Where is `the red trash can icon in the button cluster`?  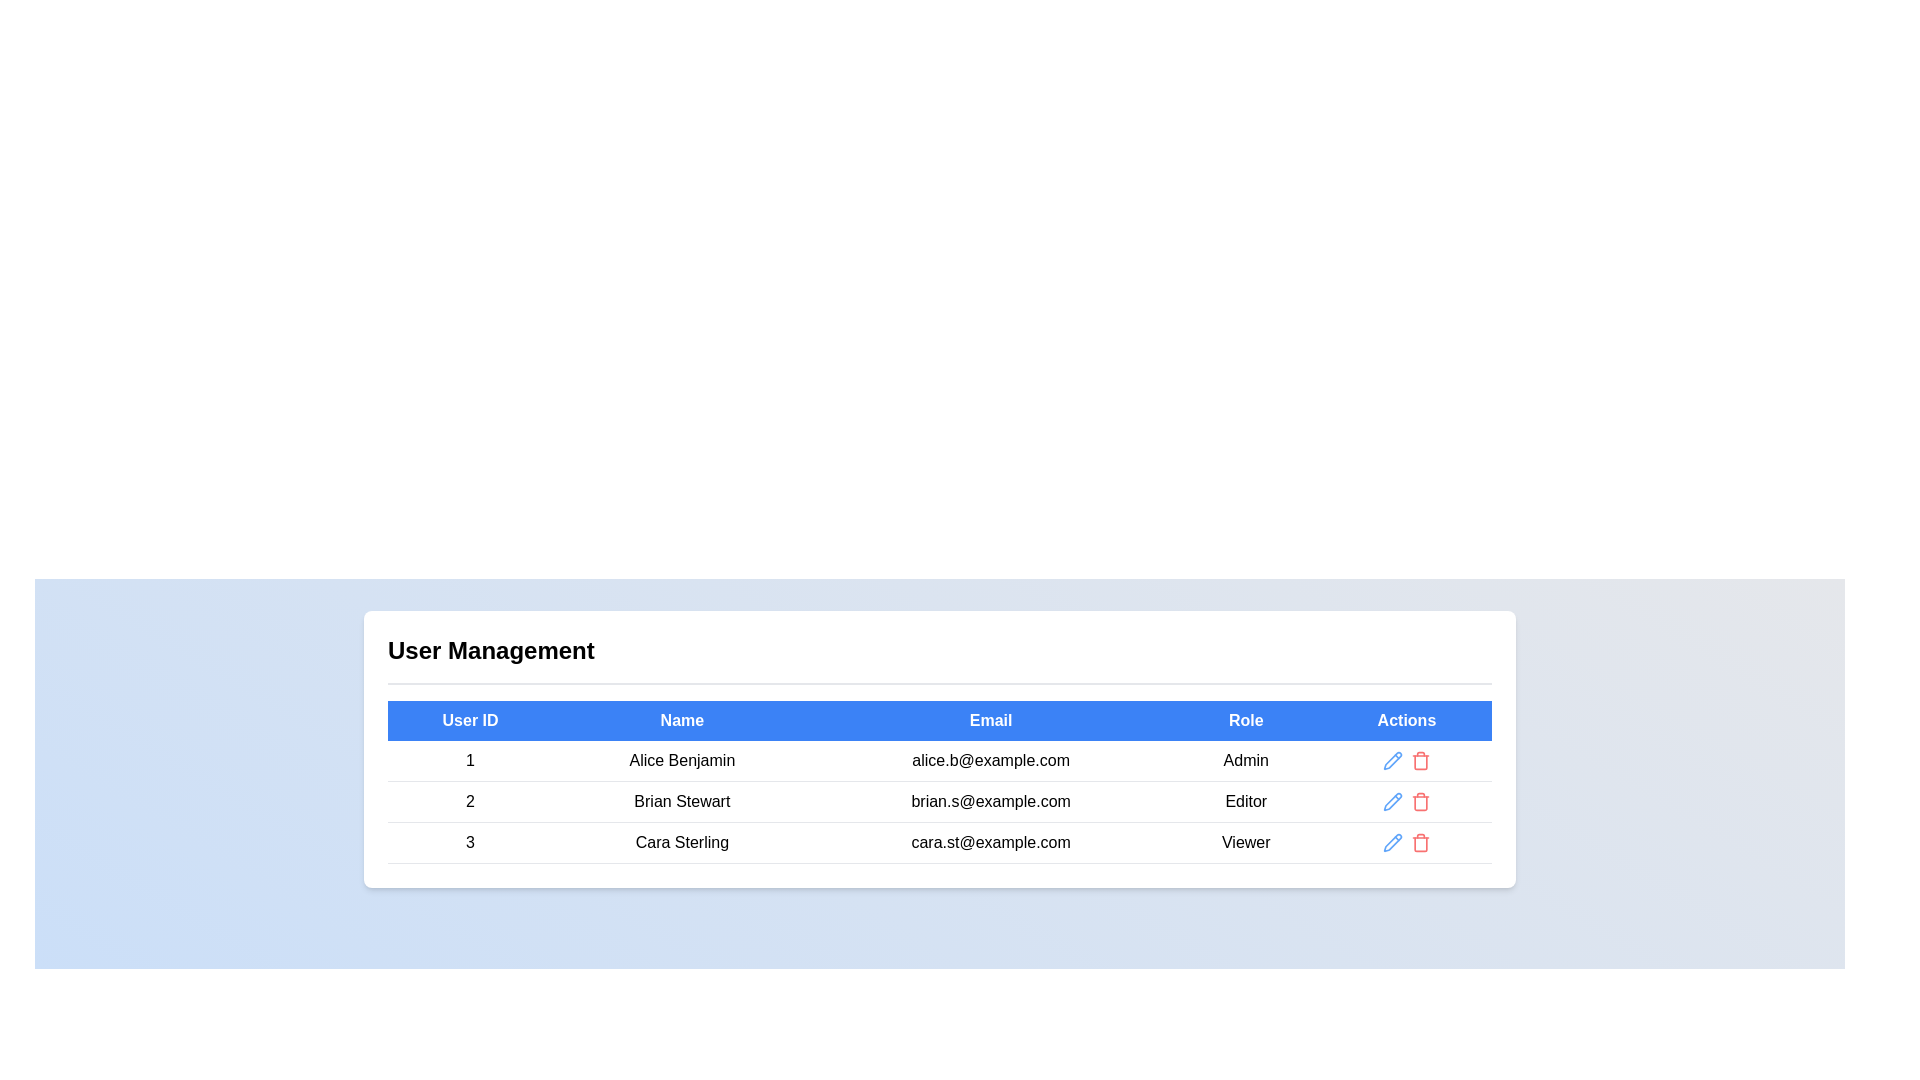 the red trash can icon in the button cluster is located at coordinates (1405, 801).